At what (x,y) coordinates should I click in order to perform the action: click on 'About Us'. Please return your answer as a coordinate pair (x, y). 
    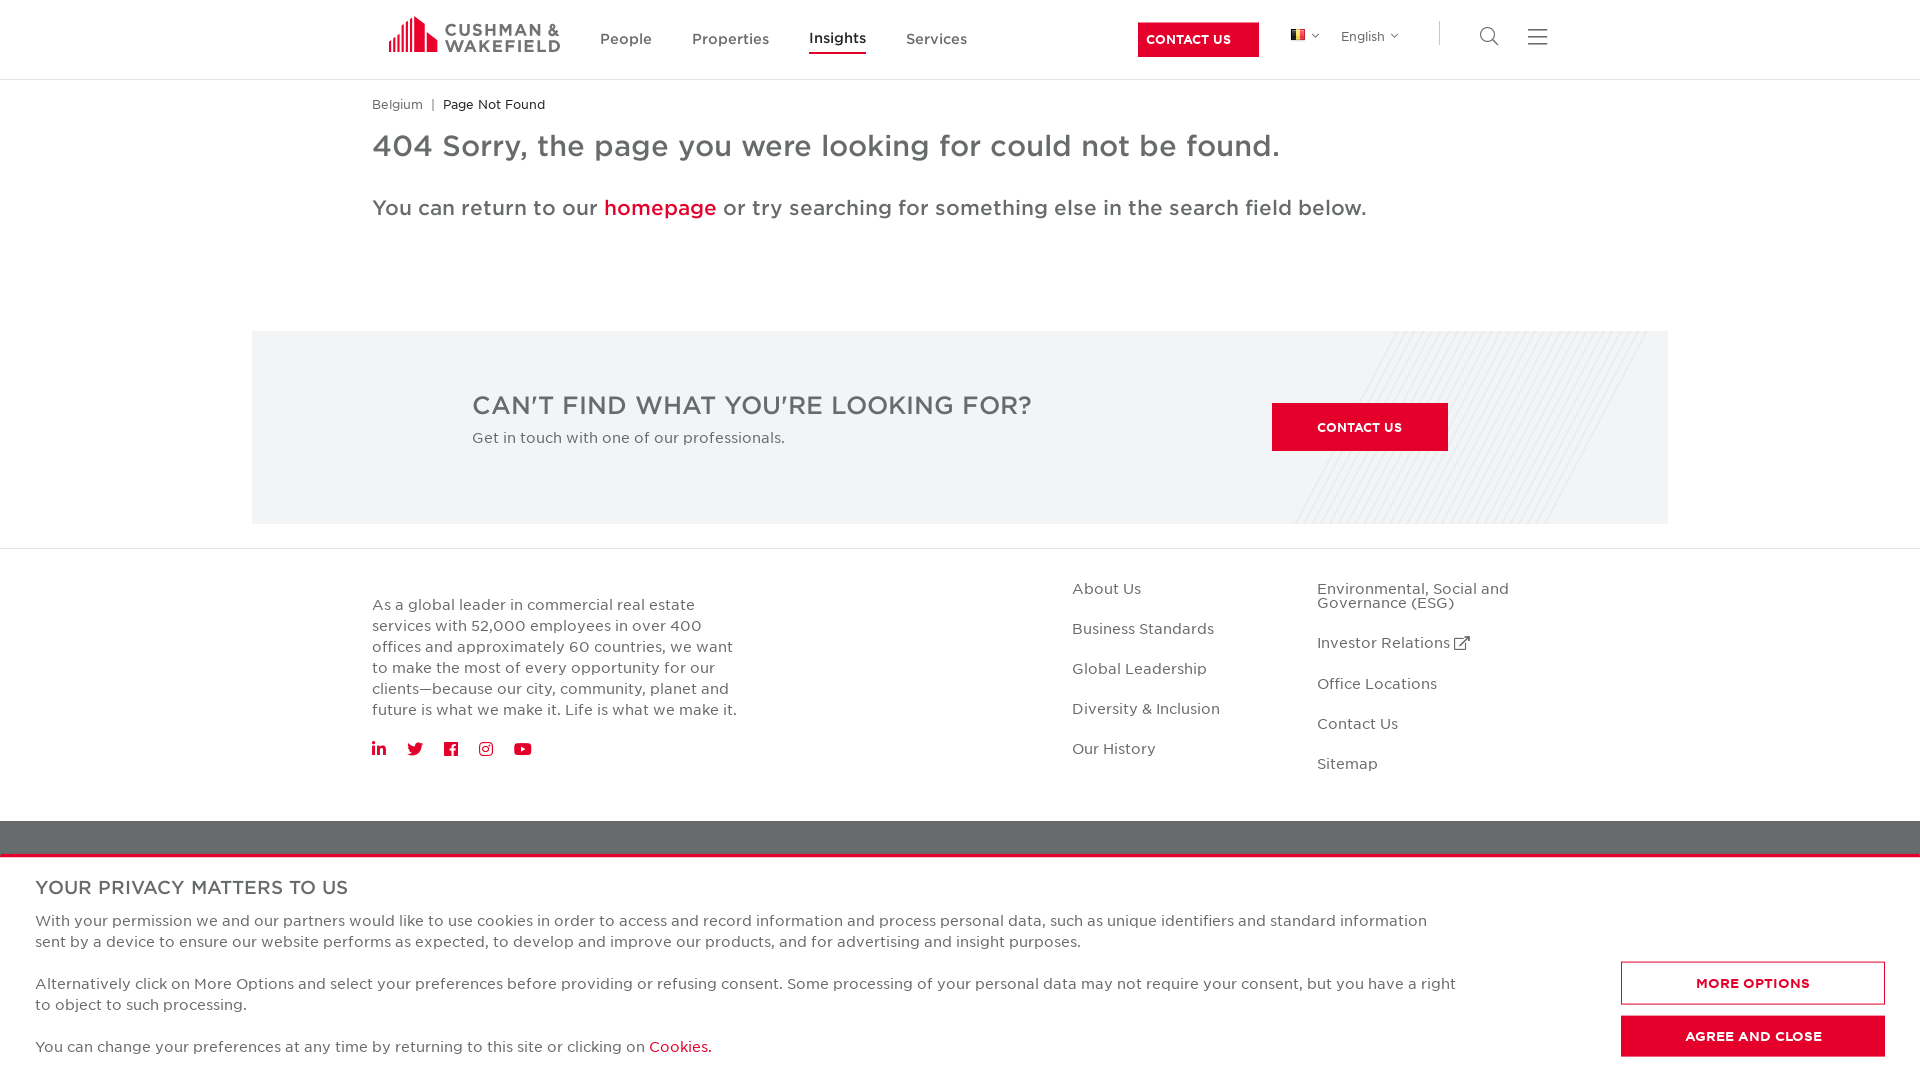
    Looking at the image, I should click on (1105, 586).